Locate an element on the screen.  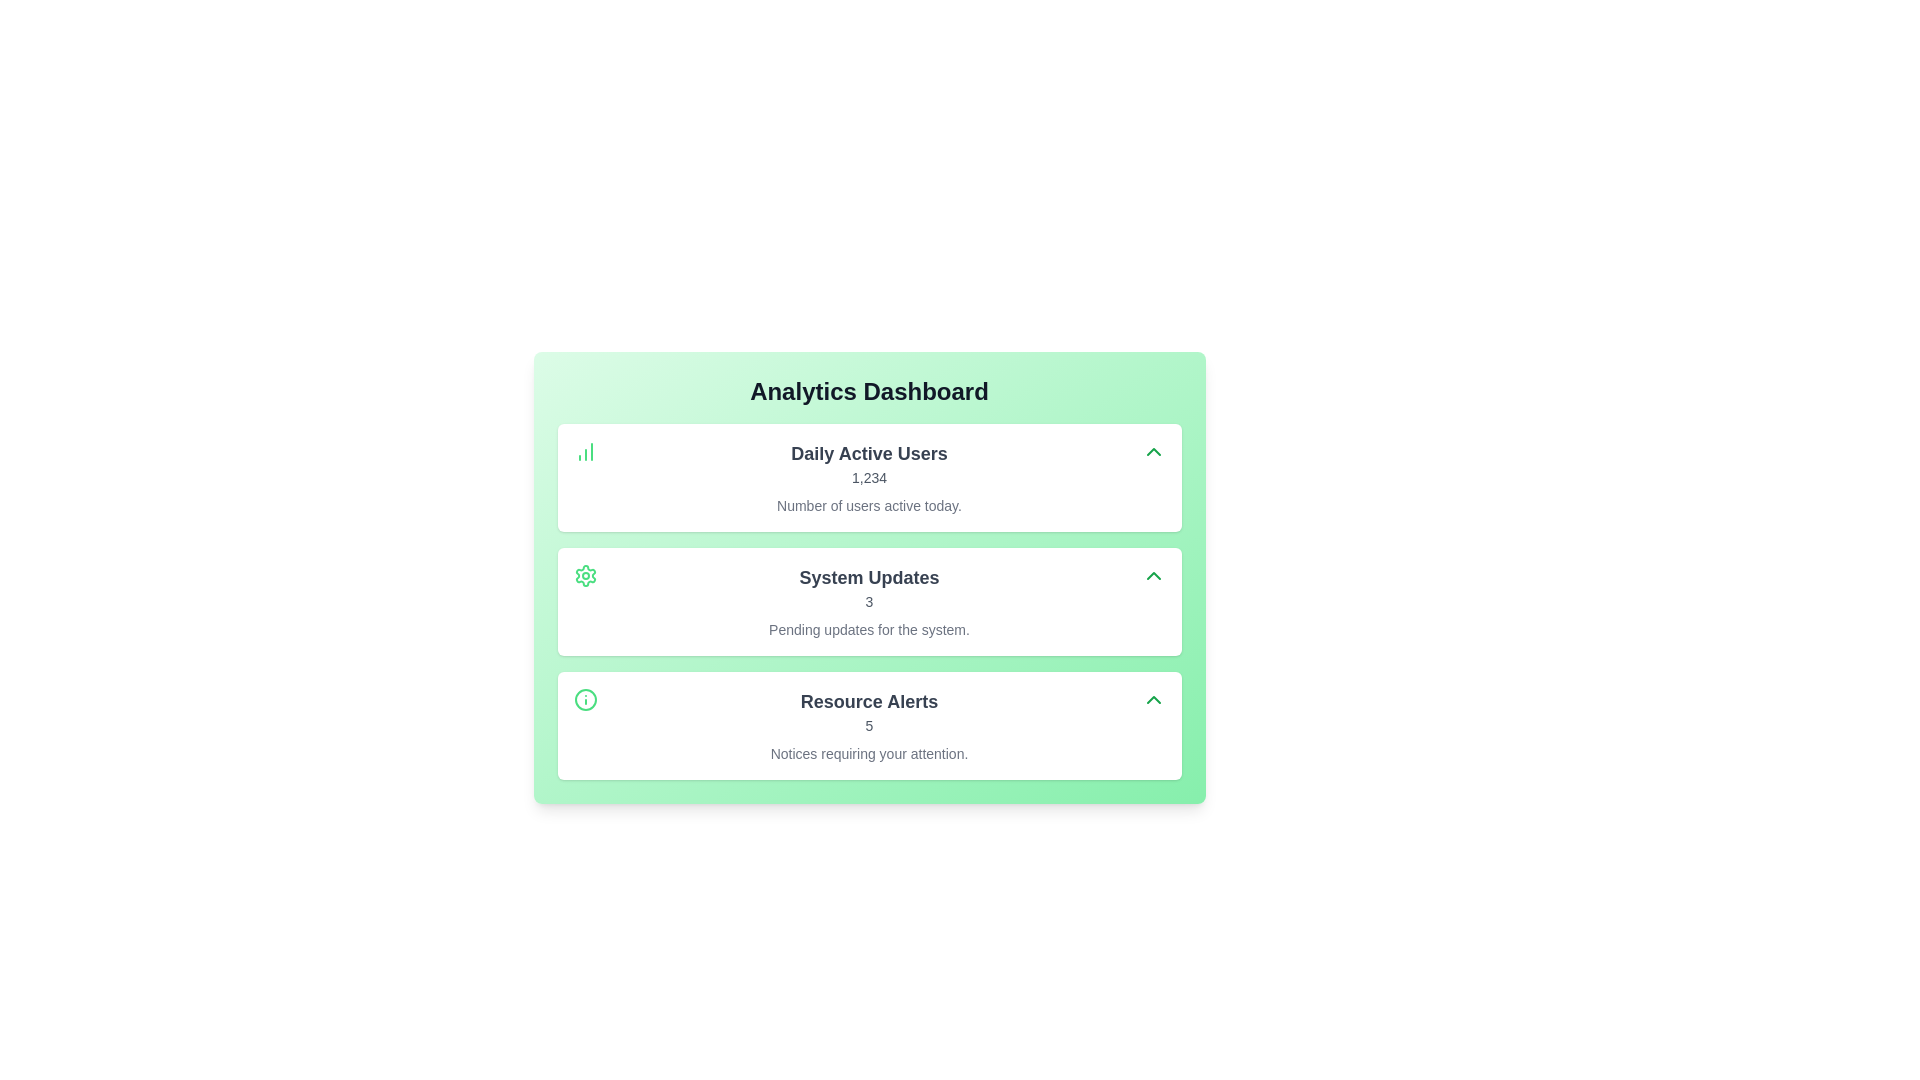
the list item corresponding to Resource Alerts is located at coordinates (869, 725).